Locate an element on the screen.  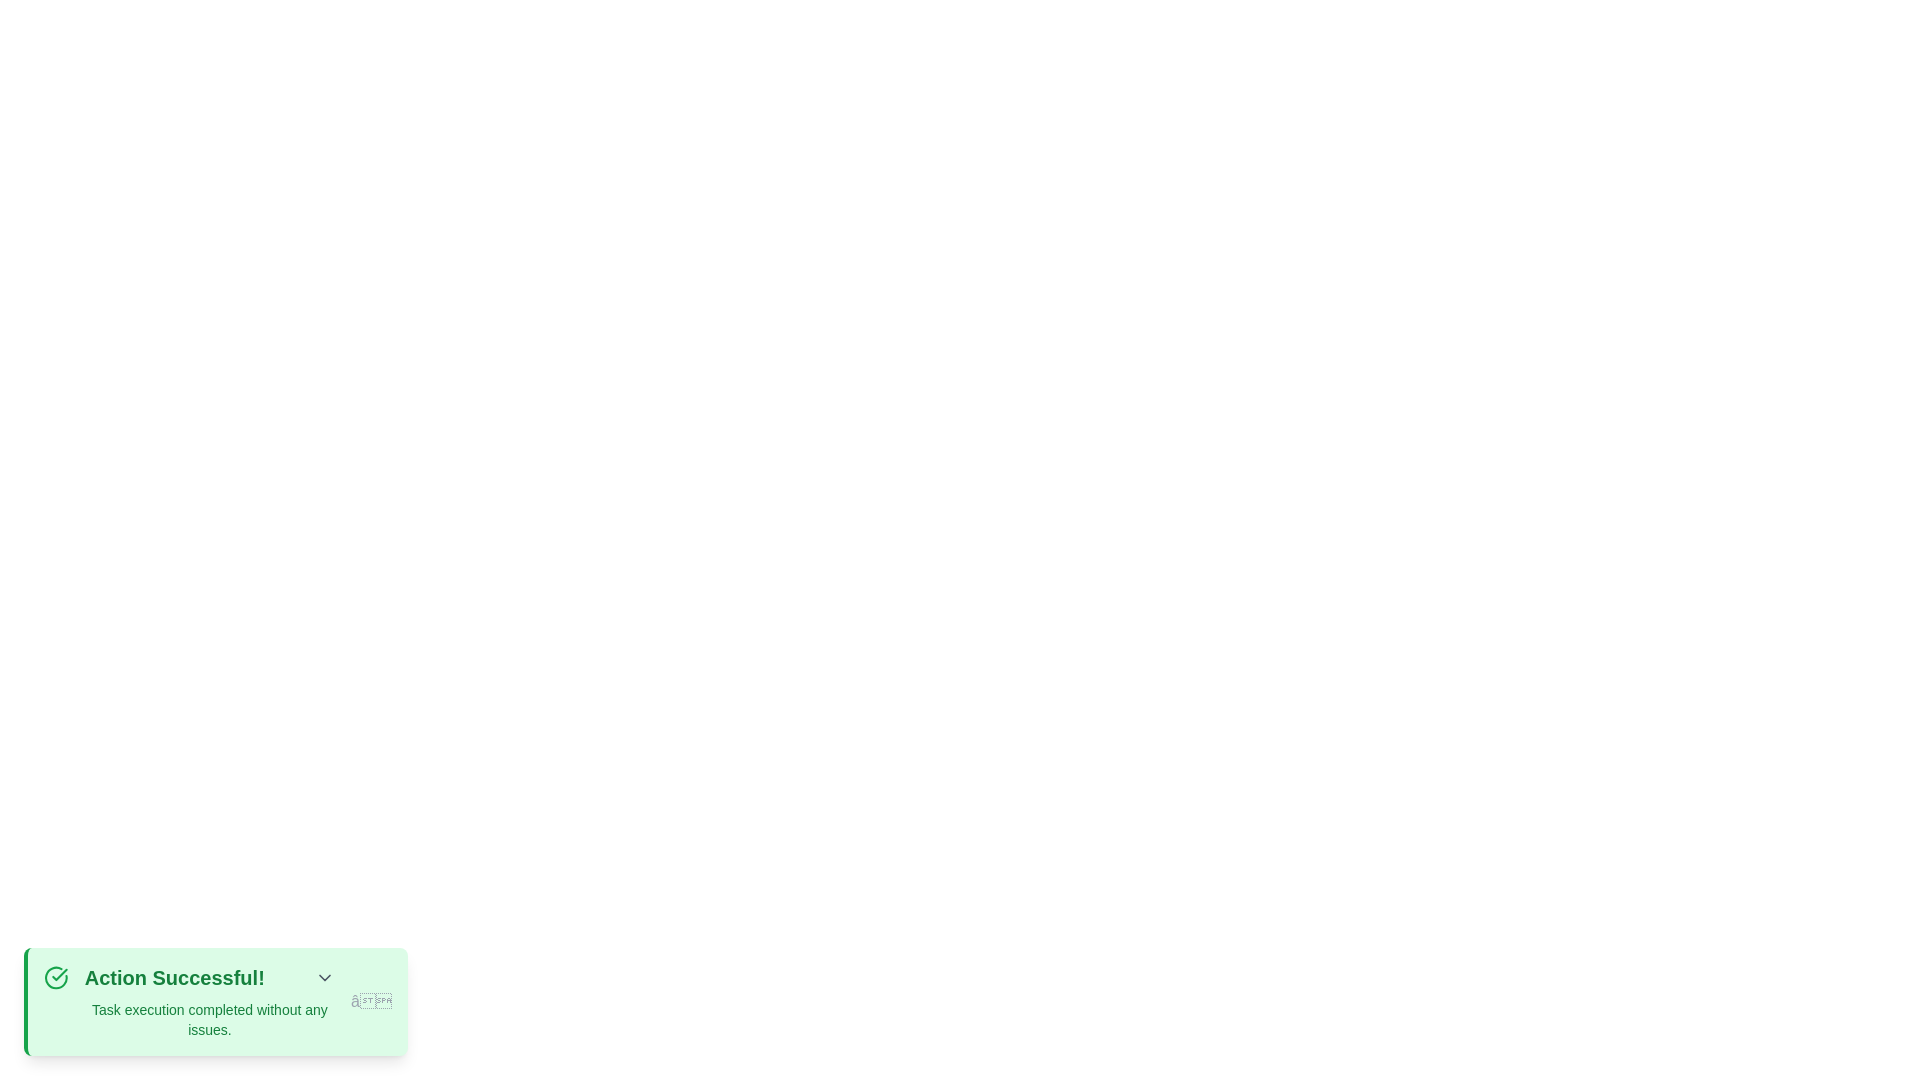
the toggle button to toggle the visibility of additional details is located at coordinates (325, 977).